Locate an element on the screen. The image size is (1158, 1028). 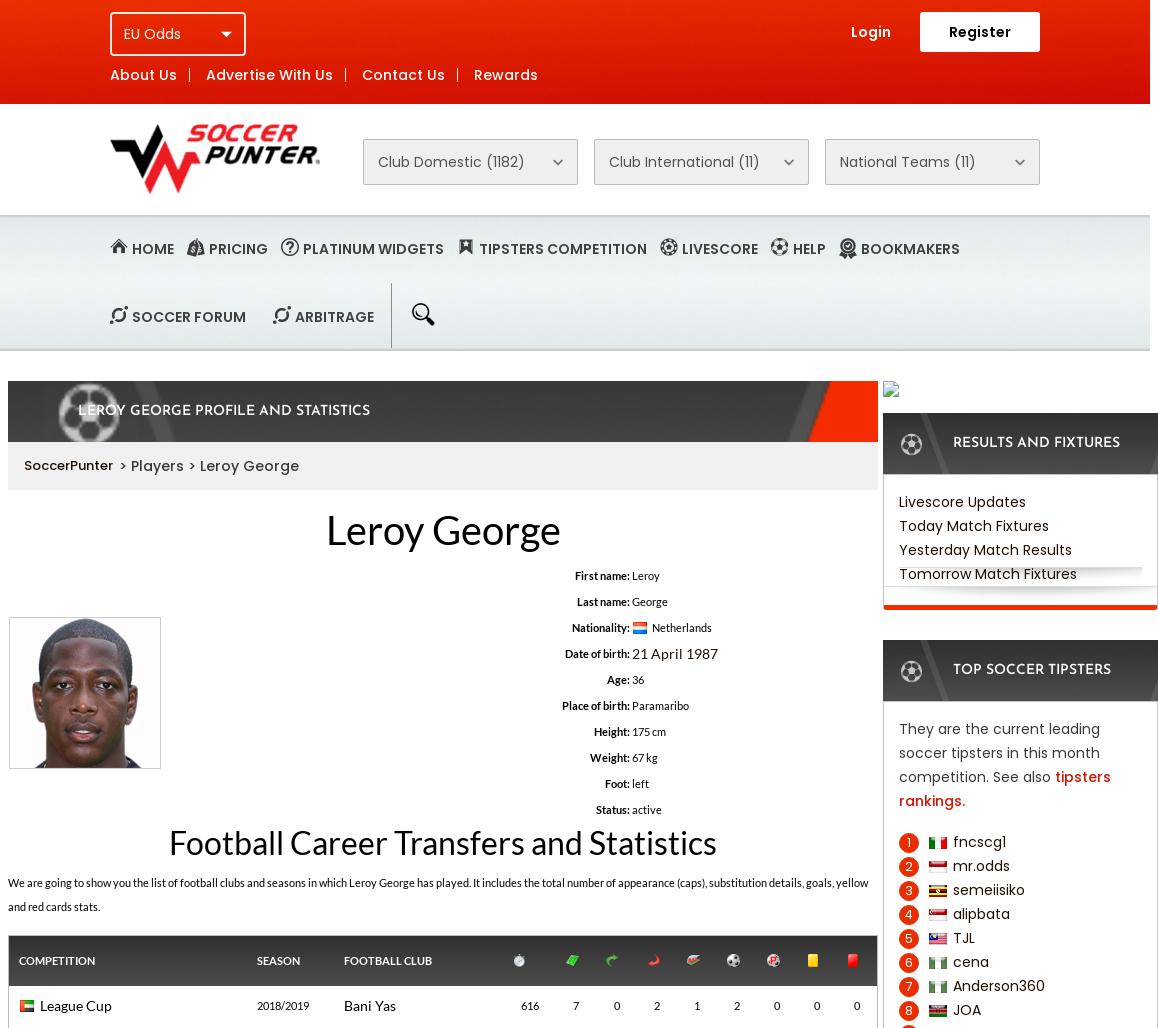
'Login' is located at coordinates (870, 31).